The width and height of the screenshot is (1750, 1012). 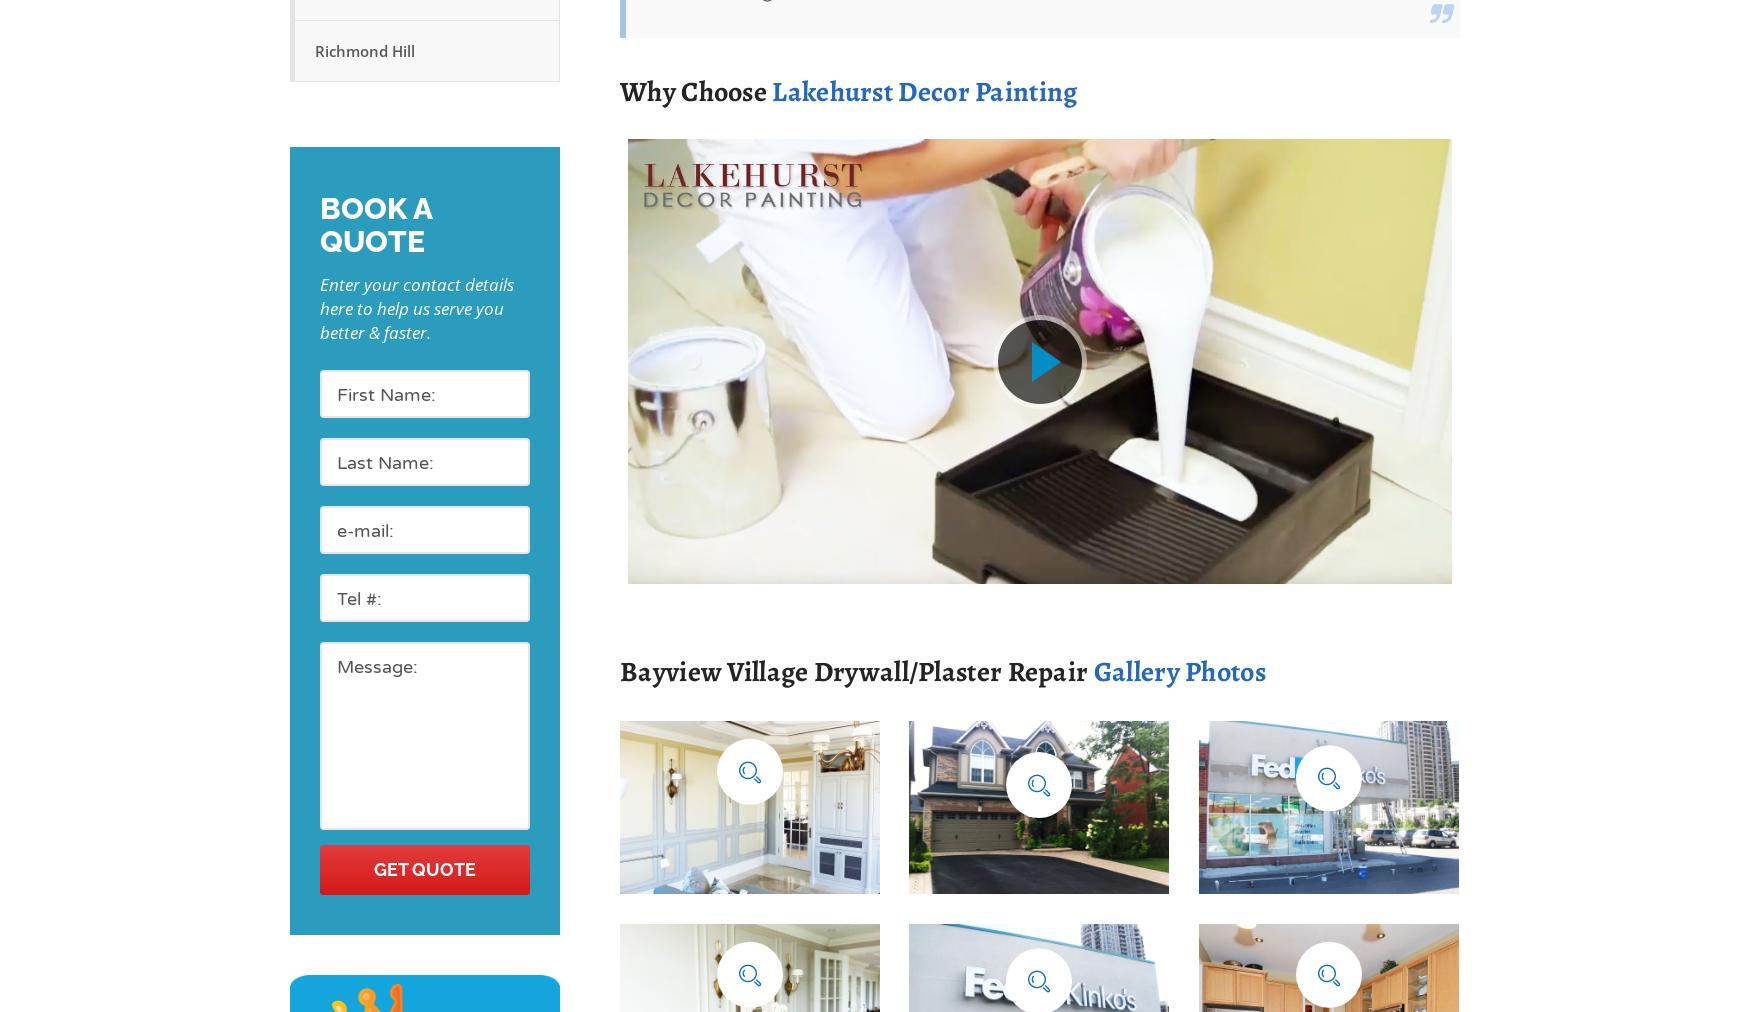 I want to click on 'Richmond Hill', so click(x=365, y=50).